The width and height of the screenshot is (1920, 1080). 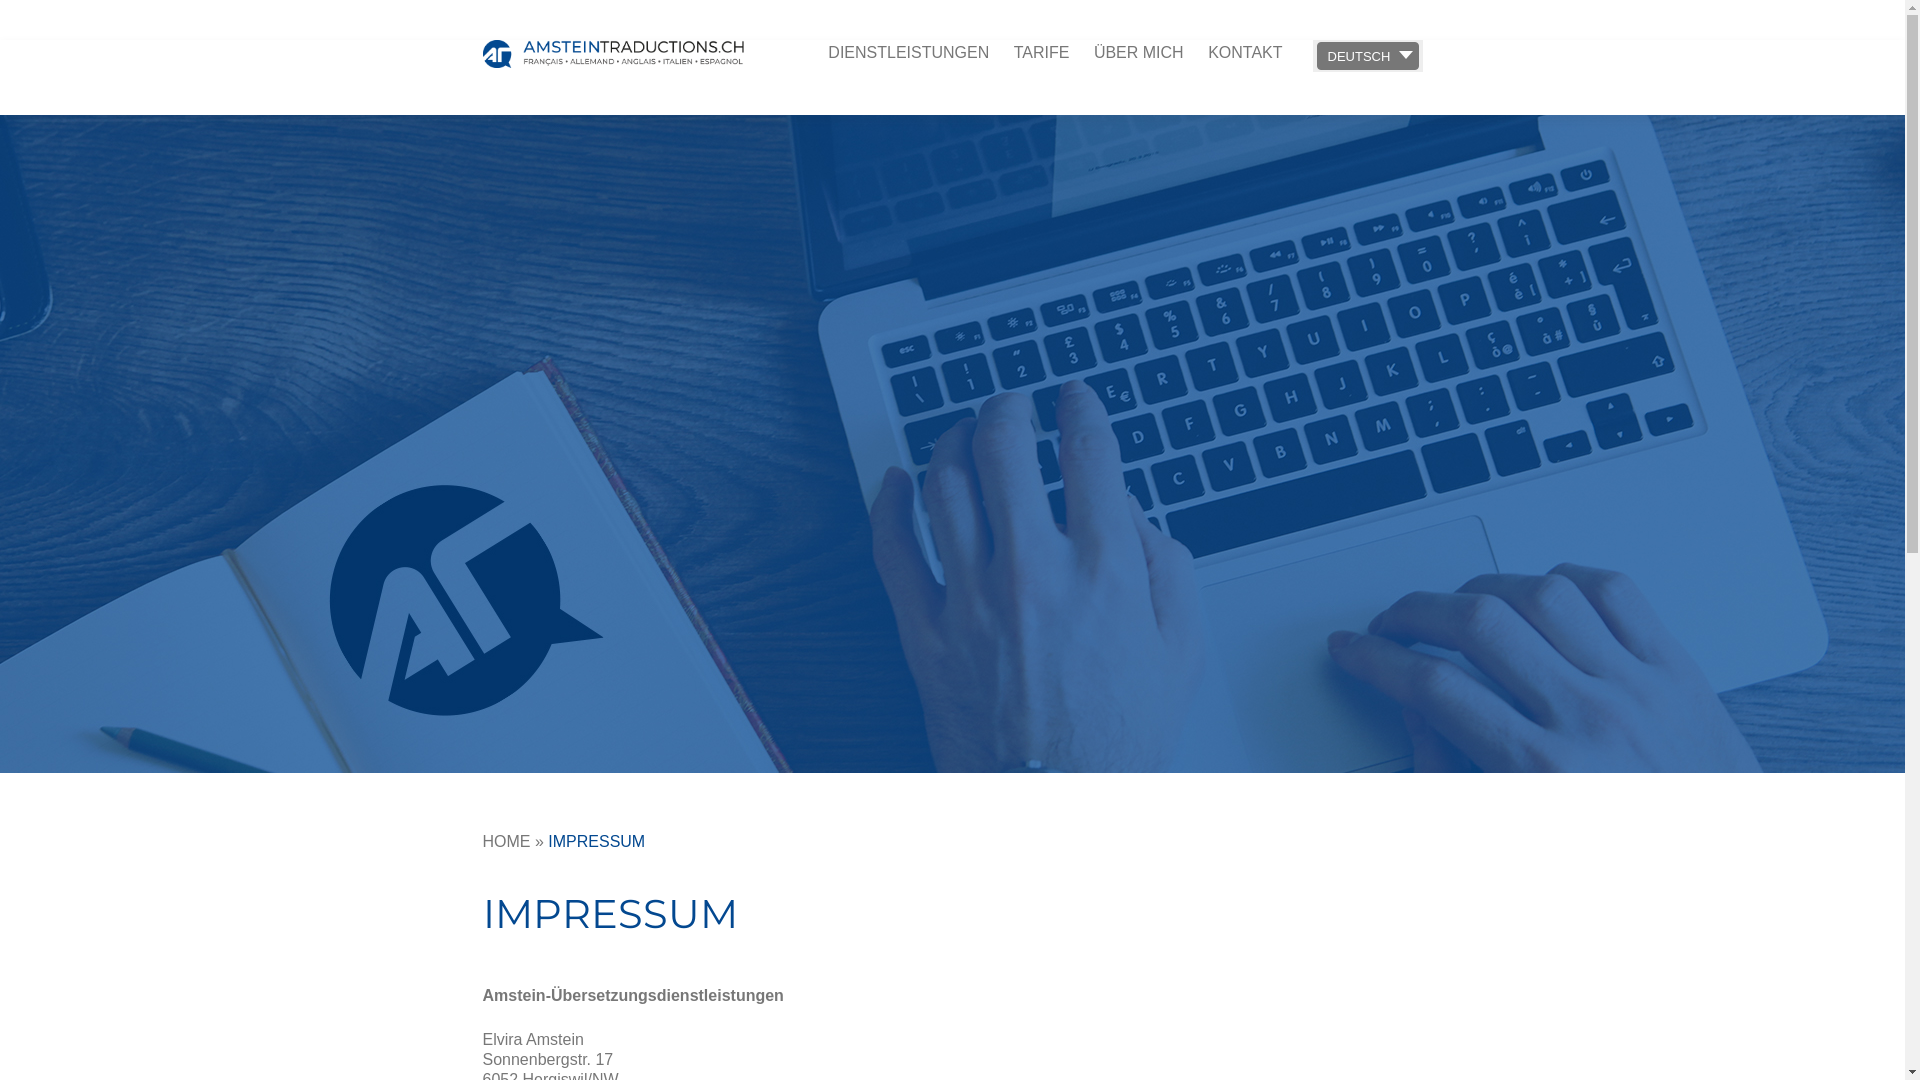 I want to click on 'DEUTSCH', so click(x=1366, y=55).